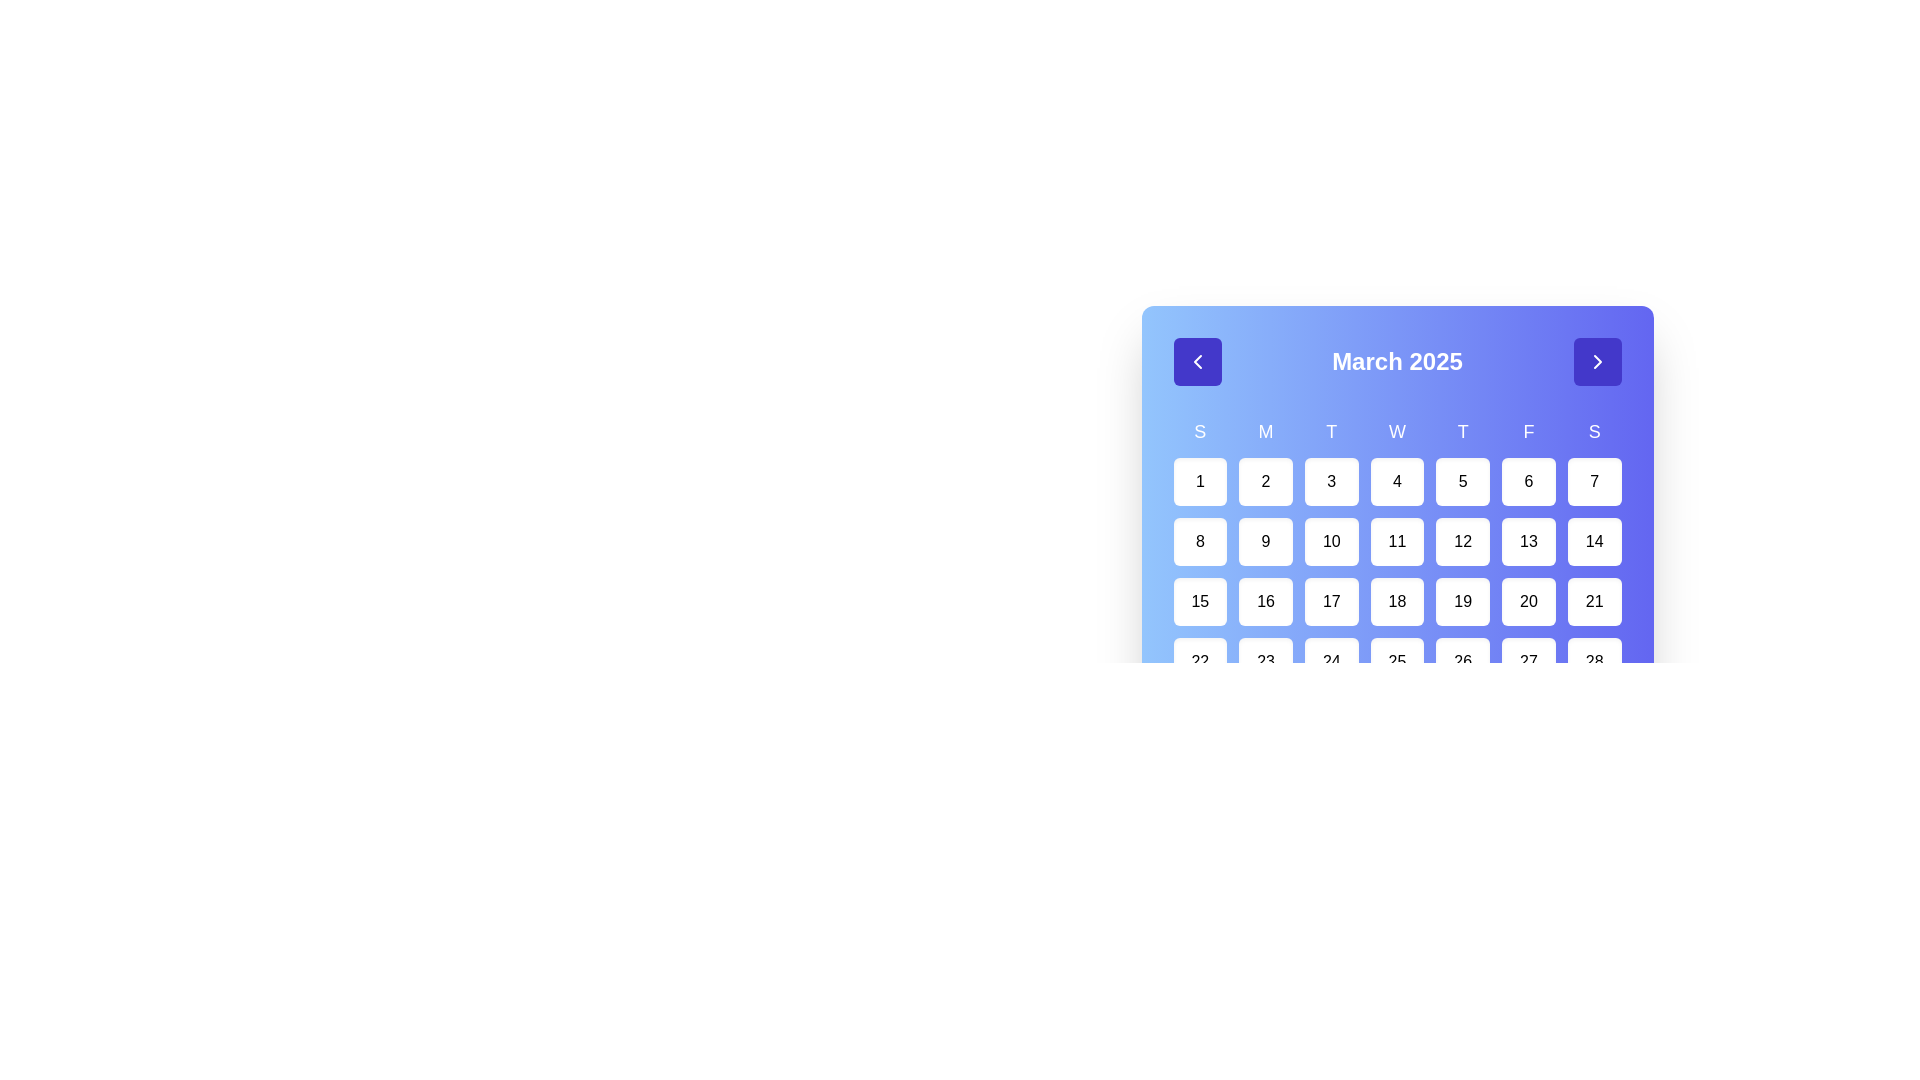 This screenshot has height=1080, width=1920. What do you see at coordinates (1200, 482) in the screenshot?
I see `the calendar day button styled with a white background and containing the number '1'` at bounding box center [1200, 482].